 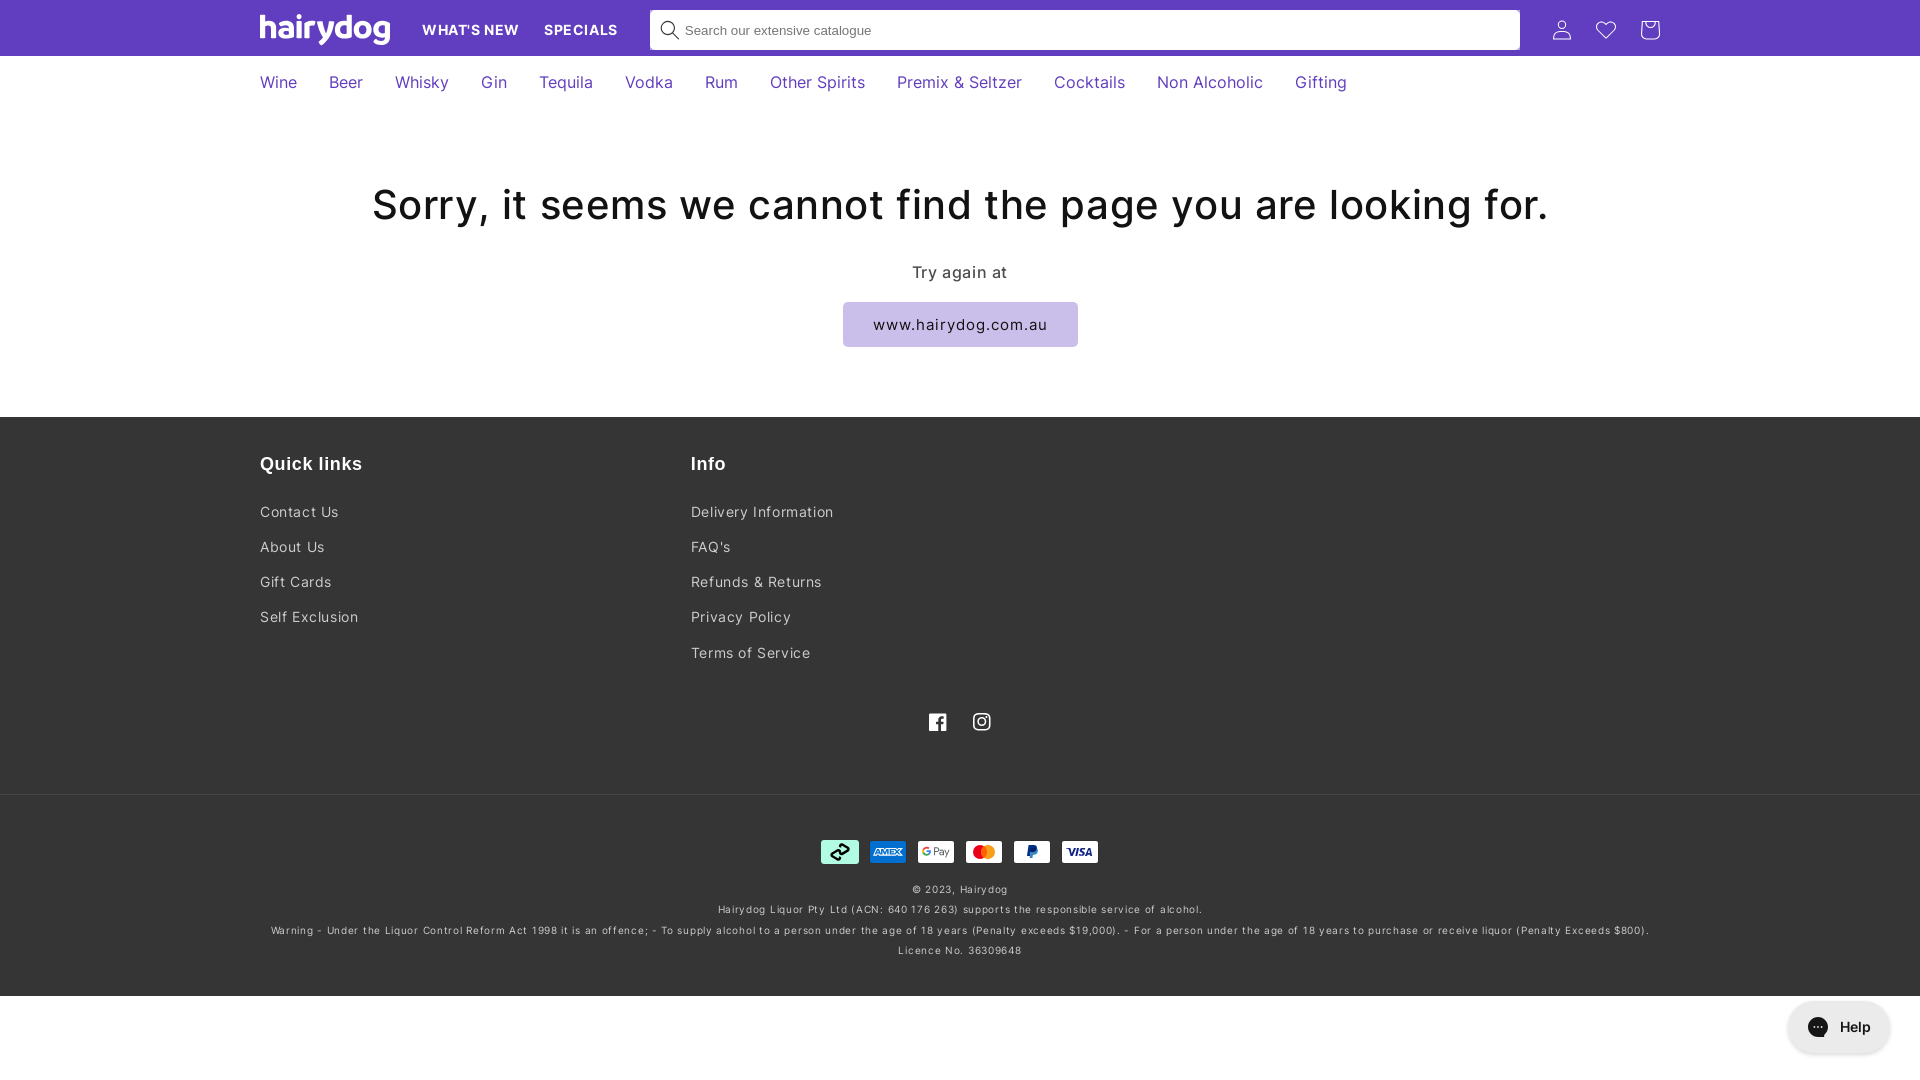 I want to click on 'Gift Cards', so click(x=295, y=581).